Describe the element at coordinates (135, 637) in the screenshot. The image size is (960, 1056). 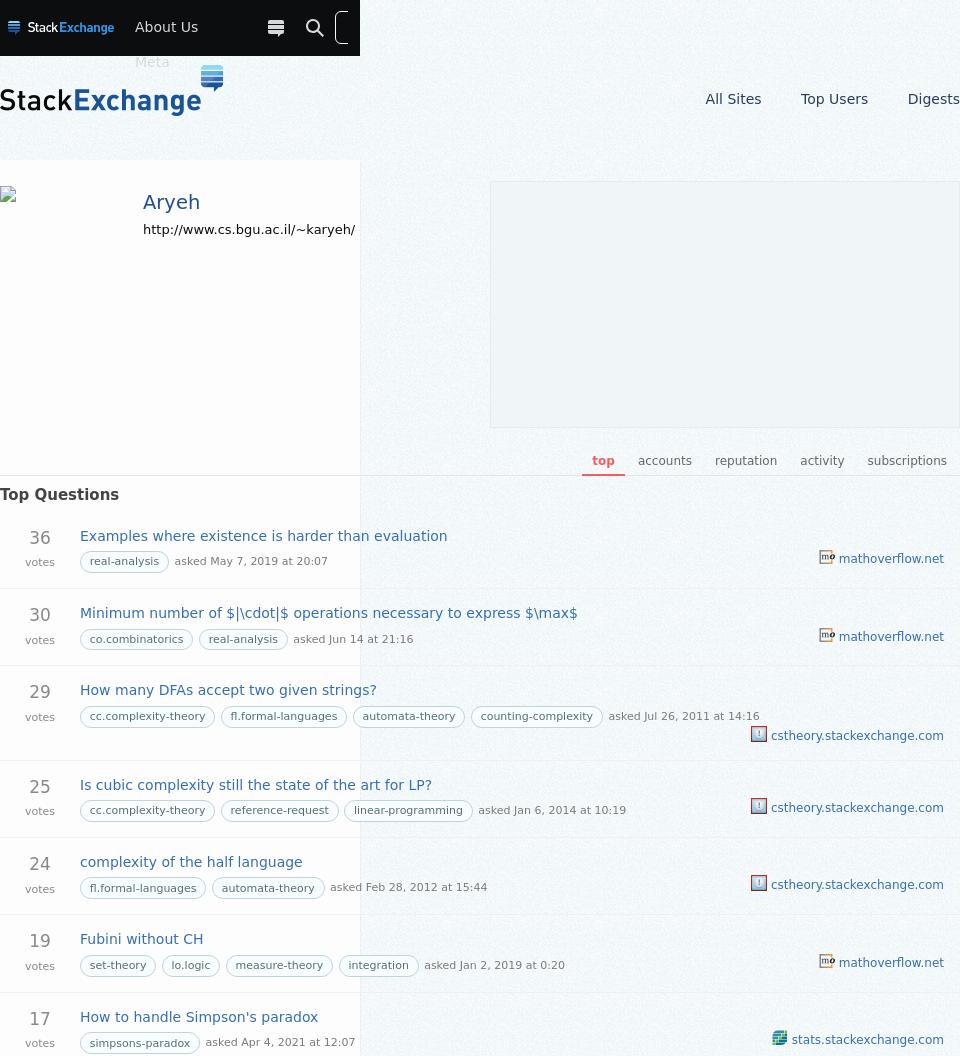
I see `'co.combinatorics'` at that location.